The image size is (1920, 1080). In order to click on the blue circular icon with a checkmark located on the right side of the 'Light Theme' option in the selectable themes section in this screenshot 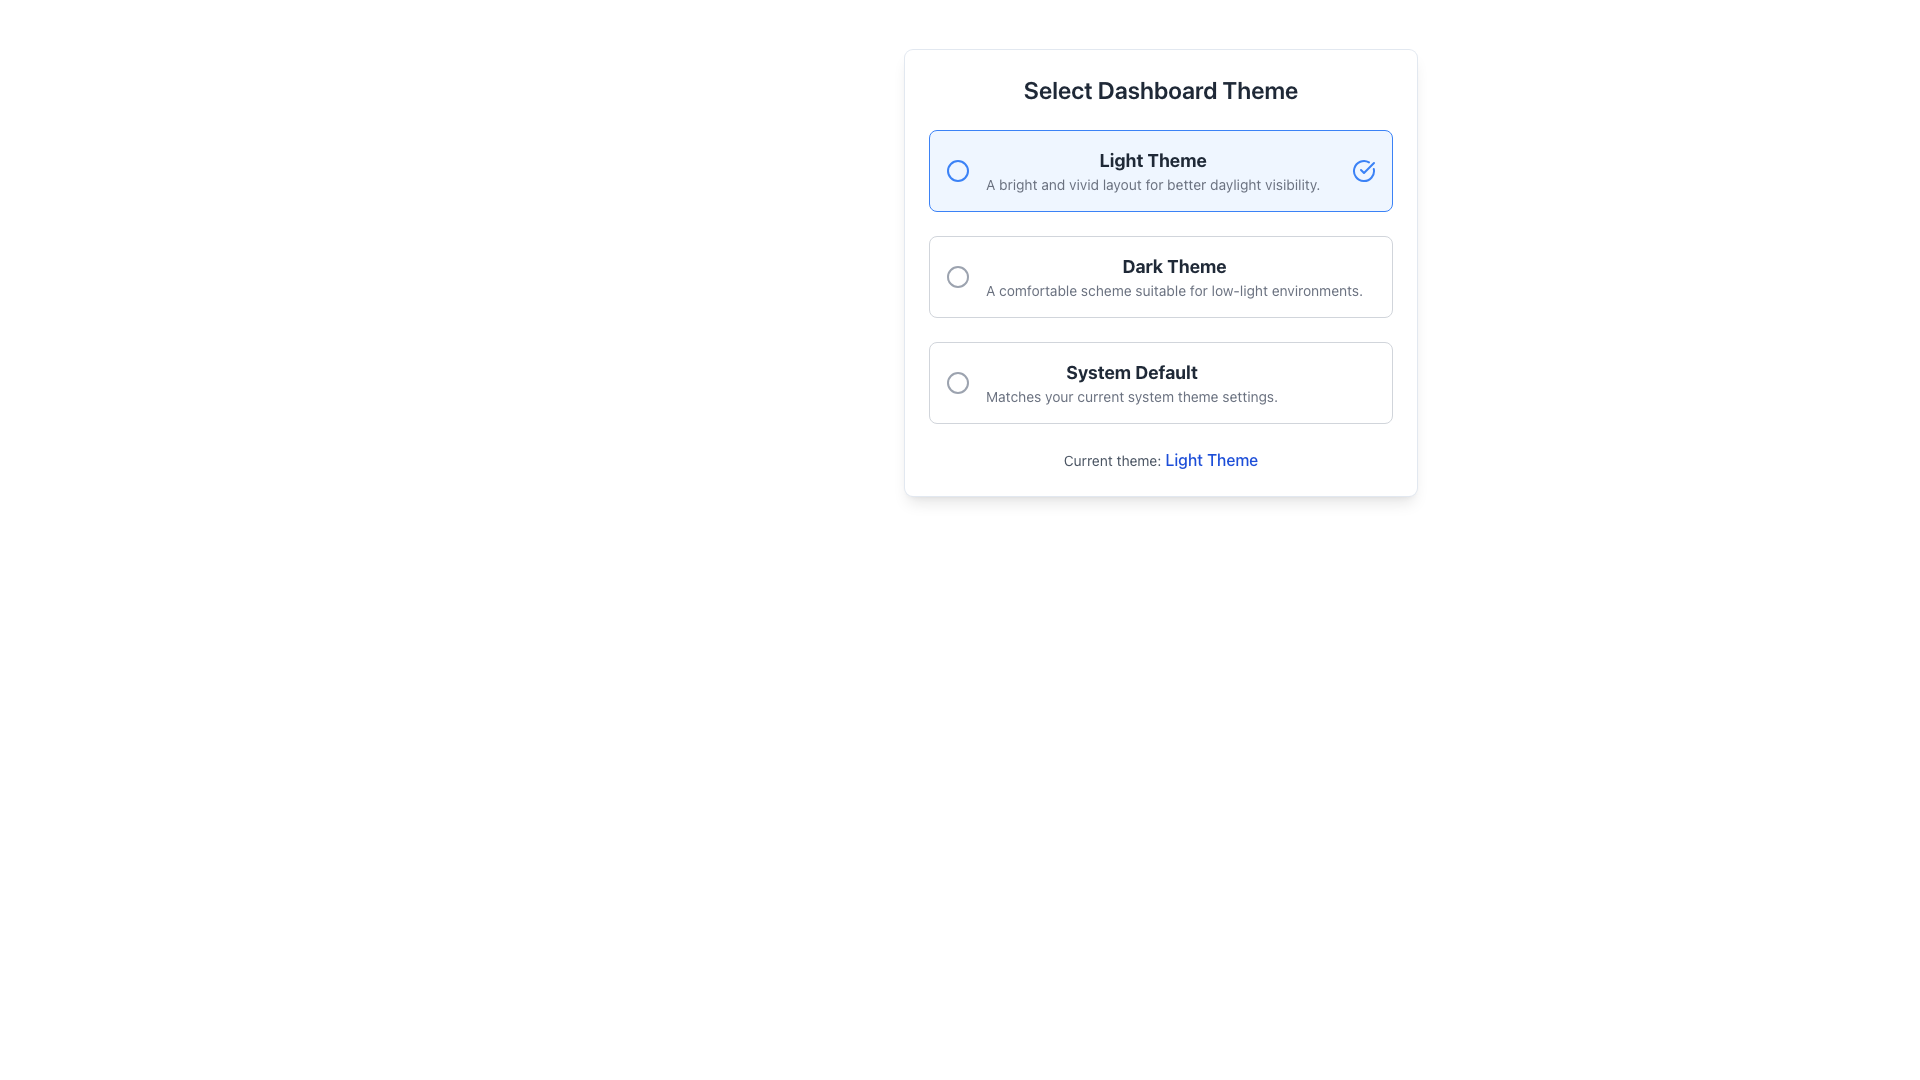, I will do `click(1362, 169)`.